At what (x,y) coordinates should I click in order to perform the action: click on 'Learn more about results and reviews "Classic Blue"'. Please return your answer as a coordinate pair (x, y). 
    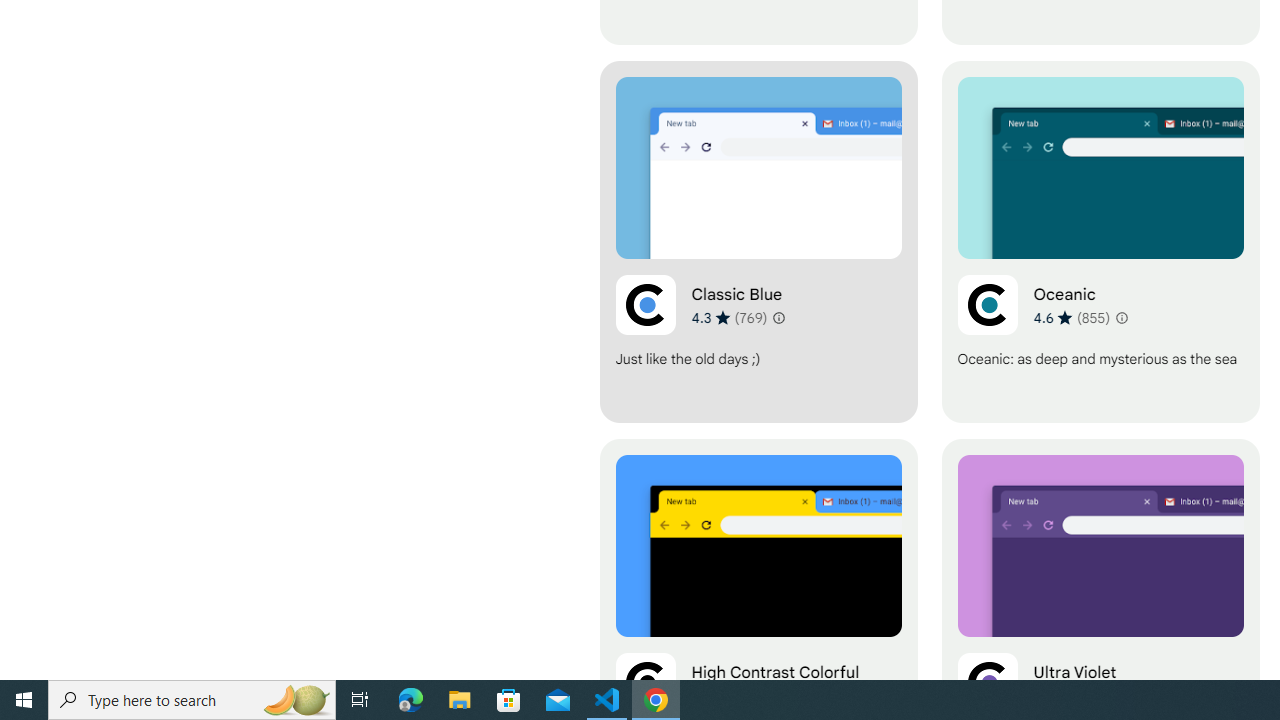
    Looking at the image, I should click on (777, 316).